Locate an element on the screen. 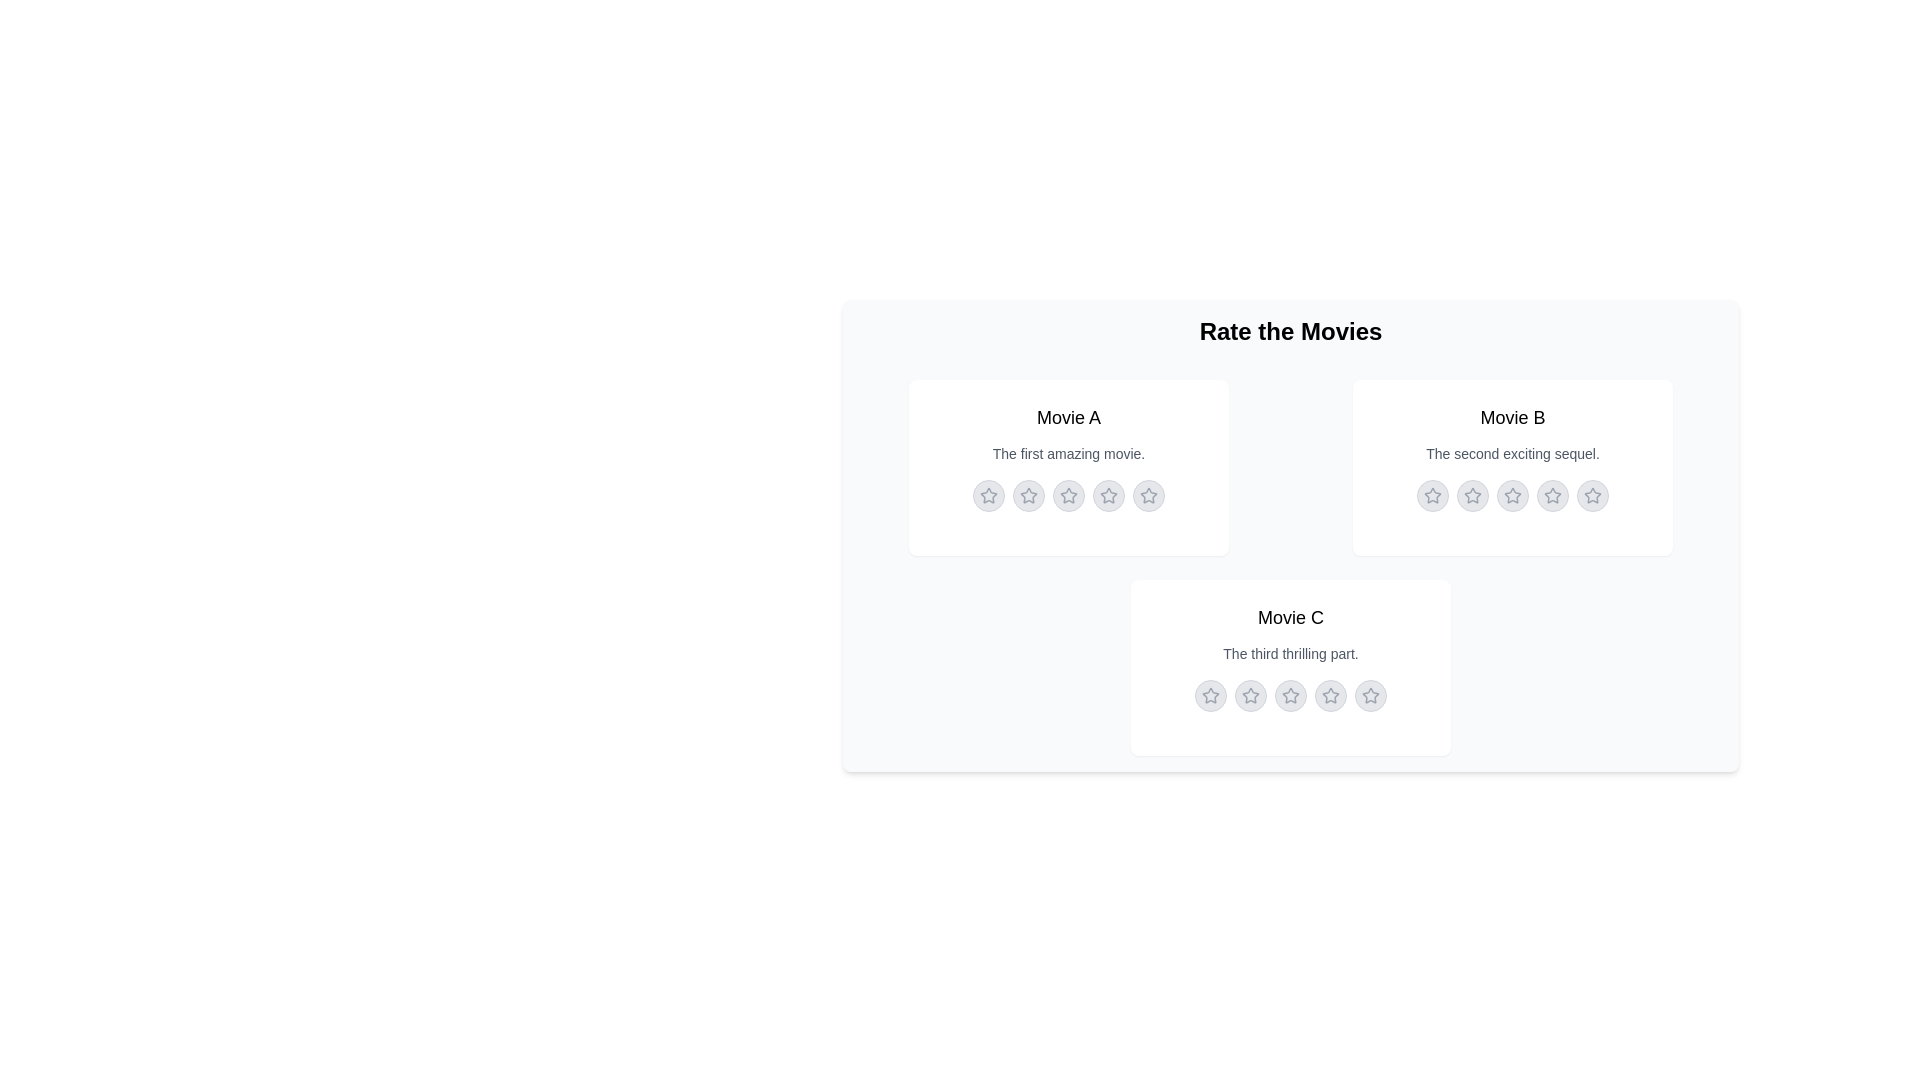 The image size is (1920, 1080). the fourth star icon in the rating system under the 'Movie A' card is located at coordinates (1107, 495).